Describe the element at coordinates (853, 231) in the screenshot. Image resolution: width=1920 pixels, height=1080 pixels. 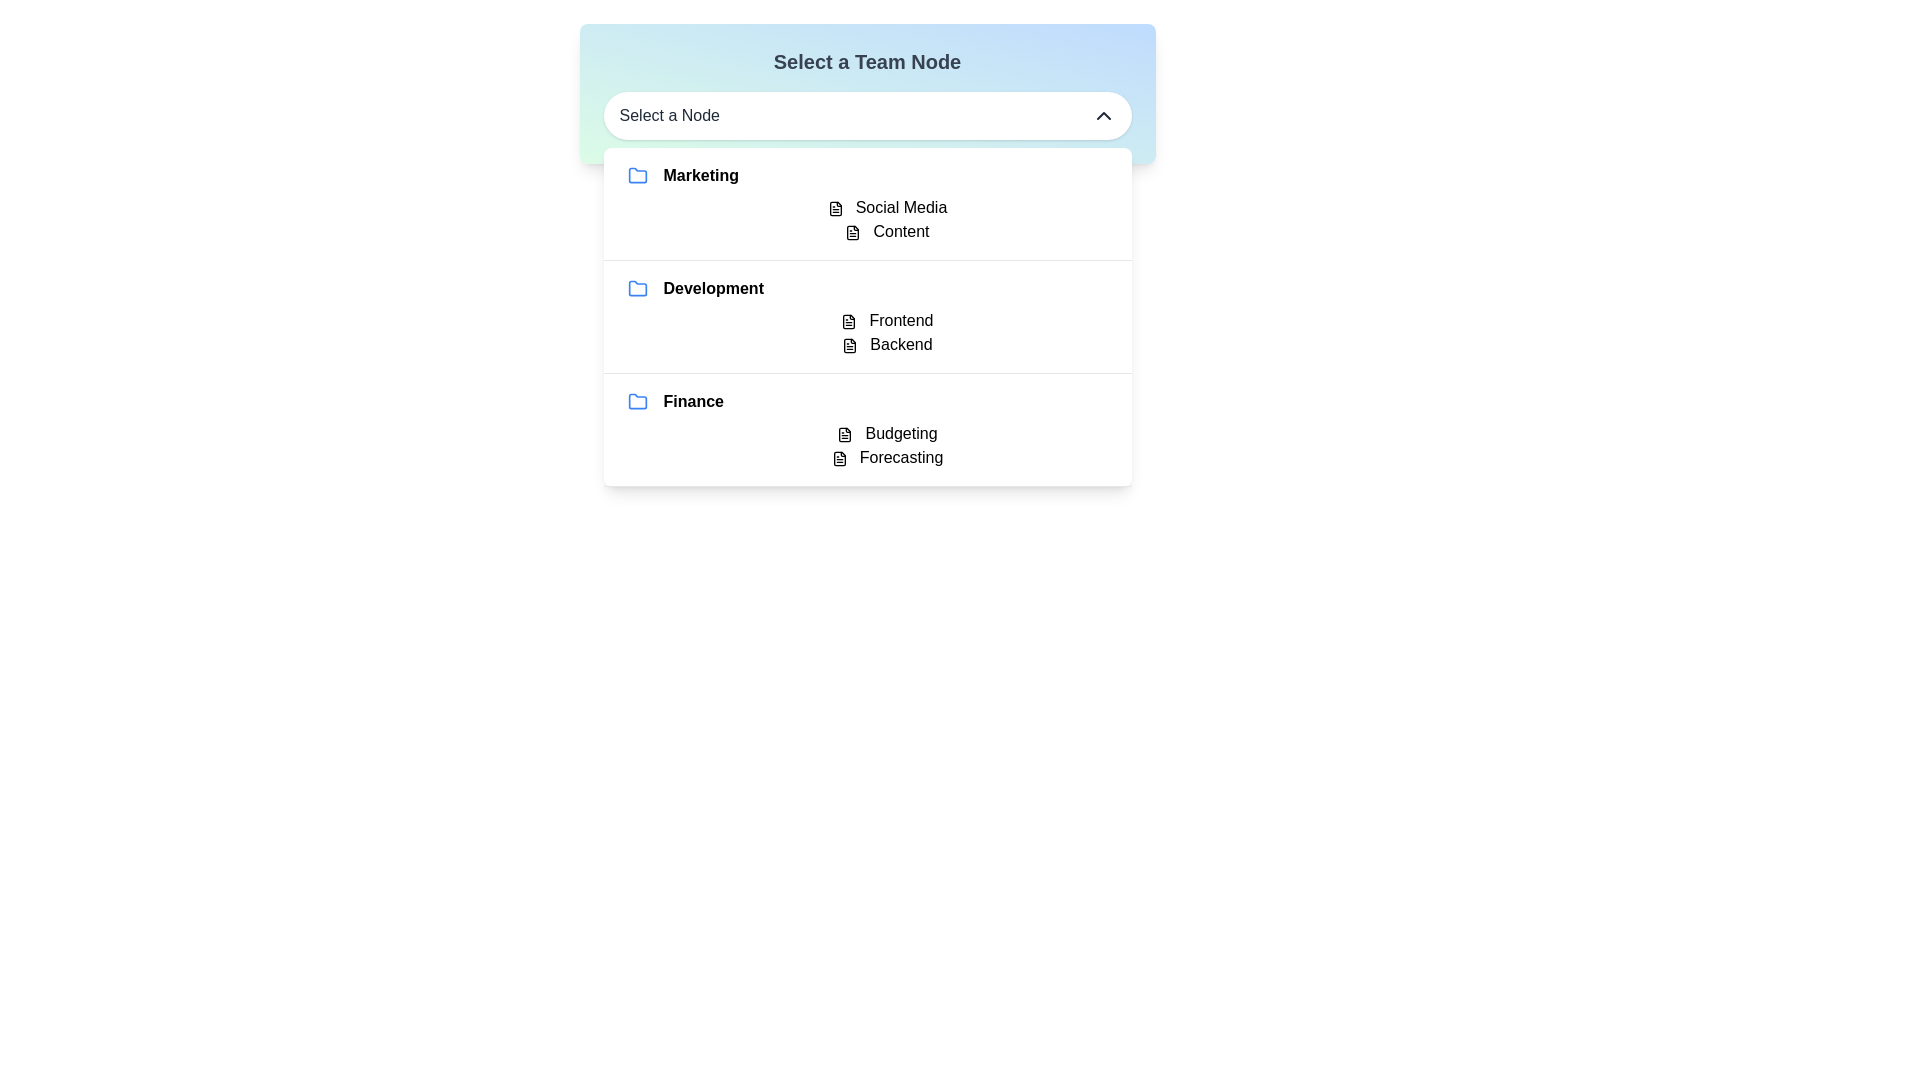
I see `the 'Content' icon under the 'Marketing' section in the dropdown interface, which is the first icon associated with a textual label` at that location.